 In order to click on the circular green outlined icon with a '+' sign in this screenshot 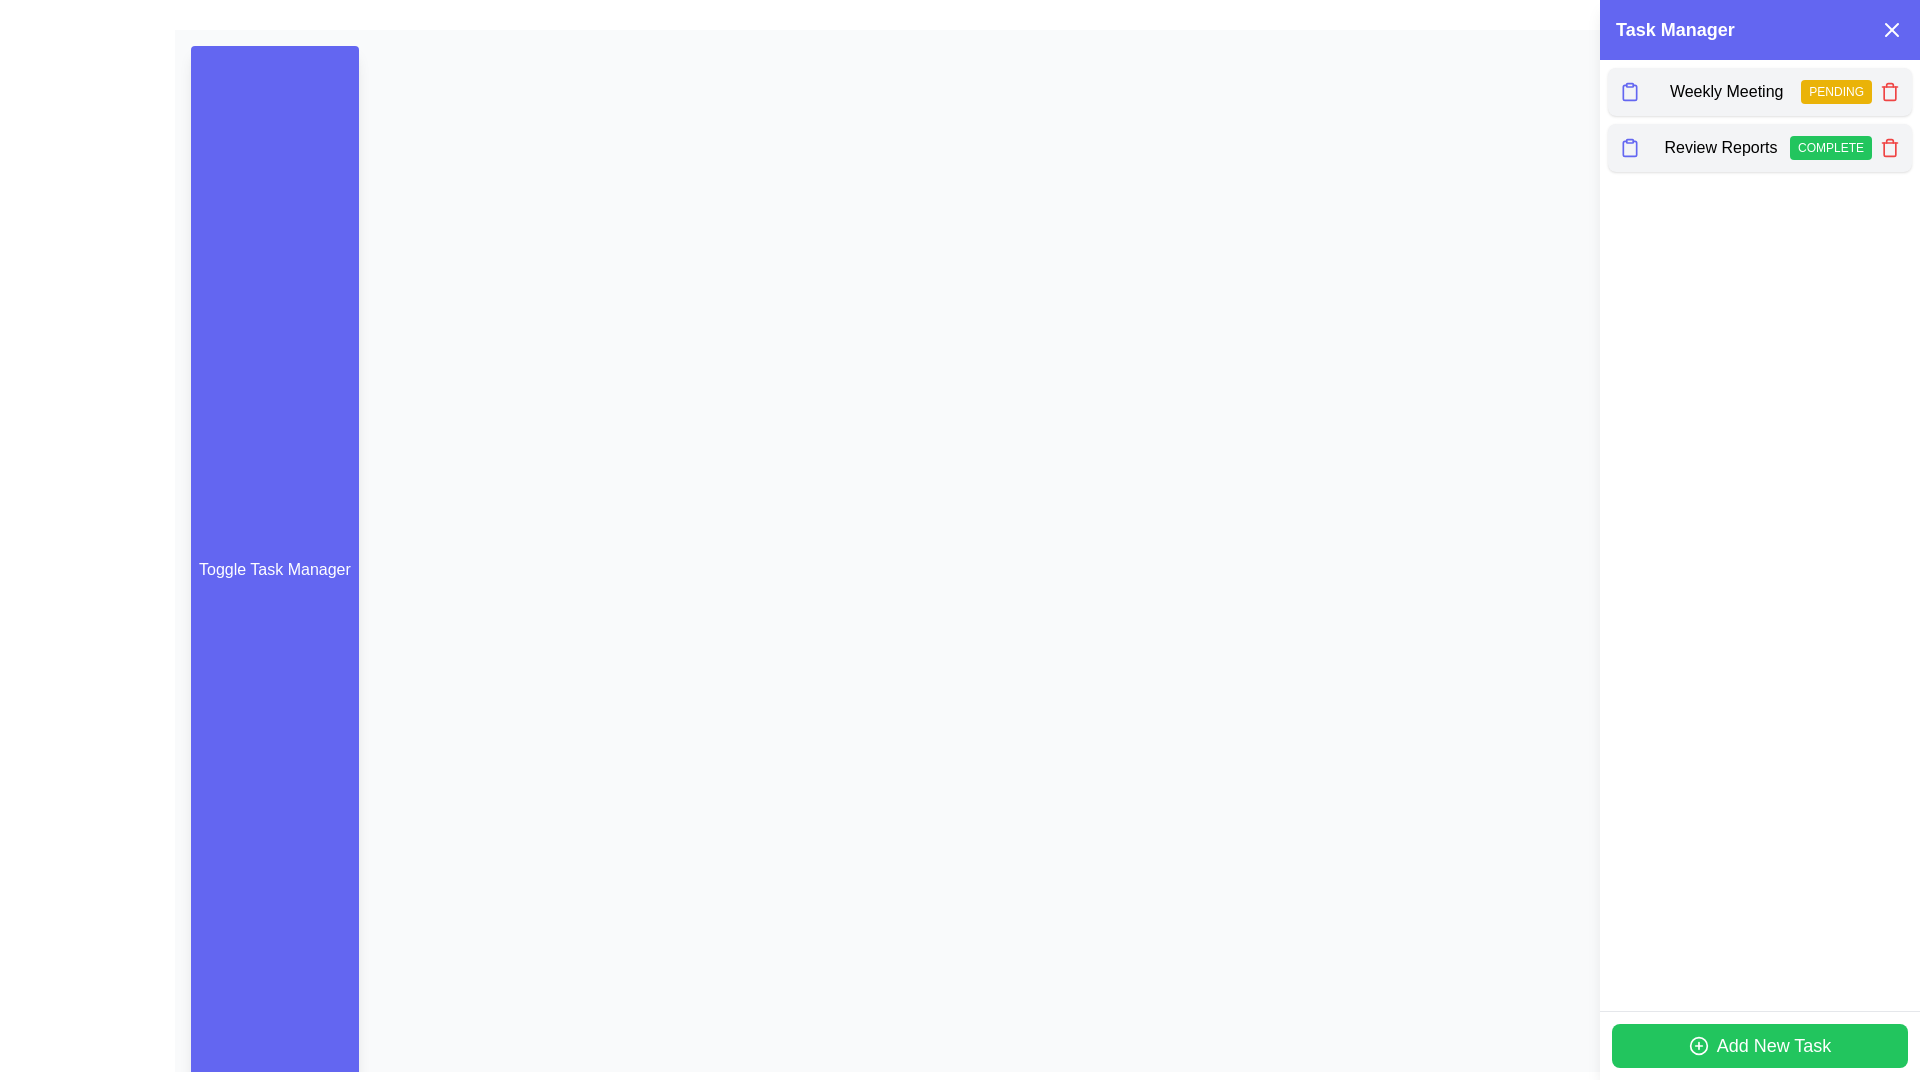, I will do `click(1697, 1044)`.